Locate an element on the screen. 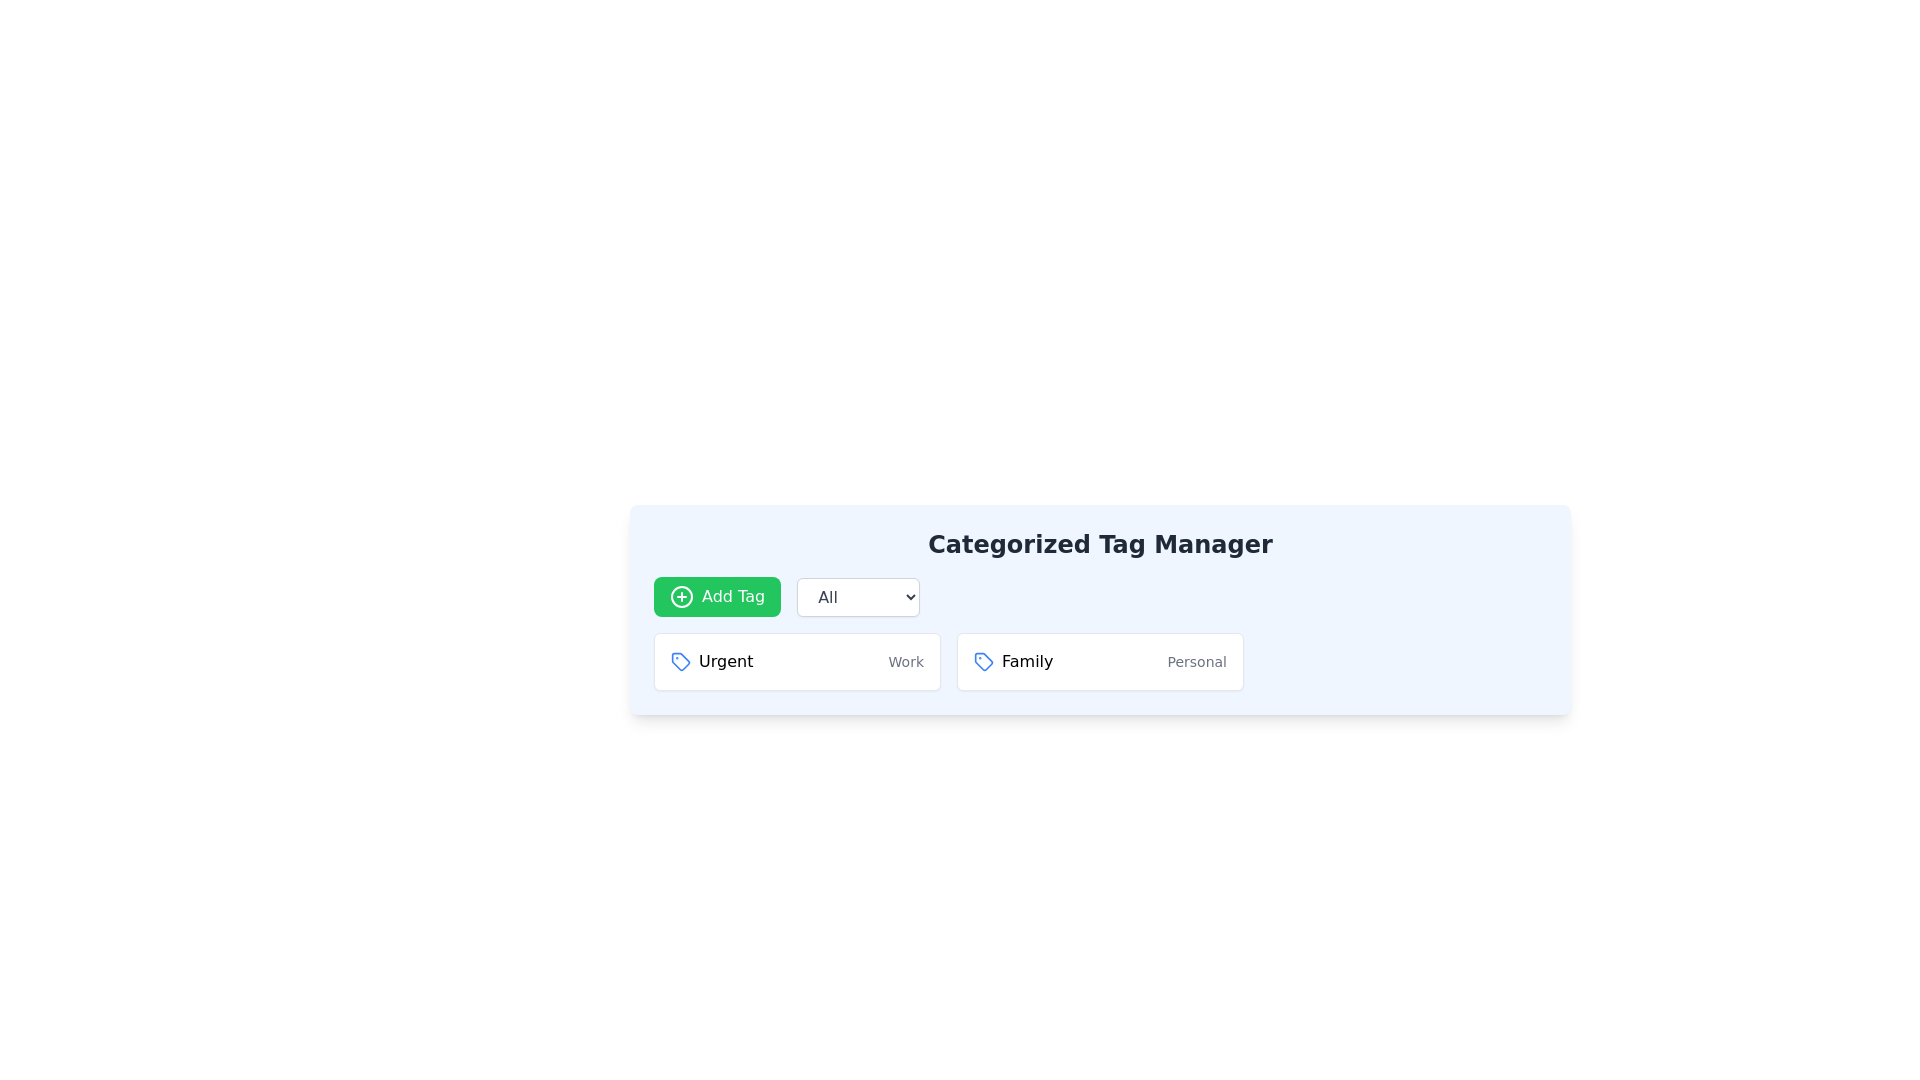  the label component displaying the text 'Family' with a blue outlined tag icon is located at coordinates (1013, 662).